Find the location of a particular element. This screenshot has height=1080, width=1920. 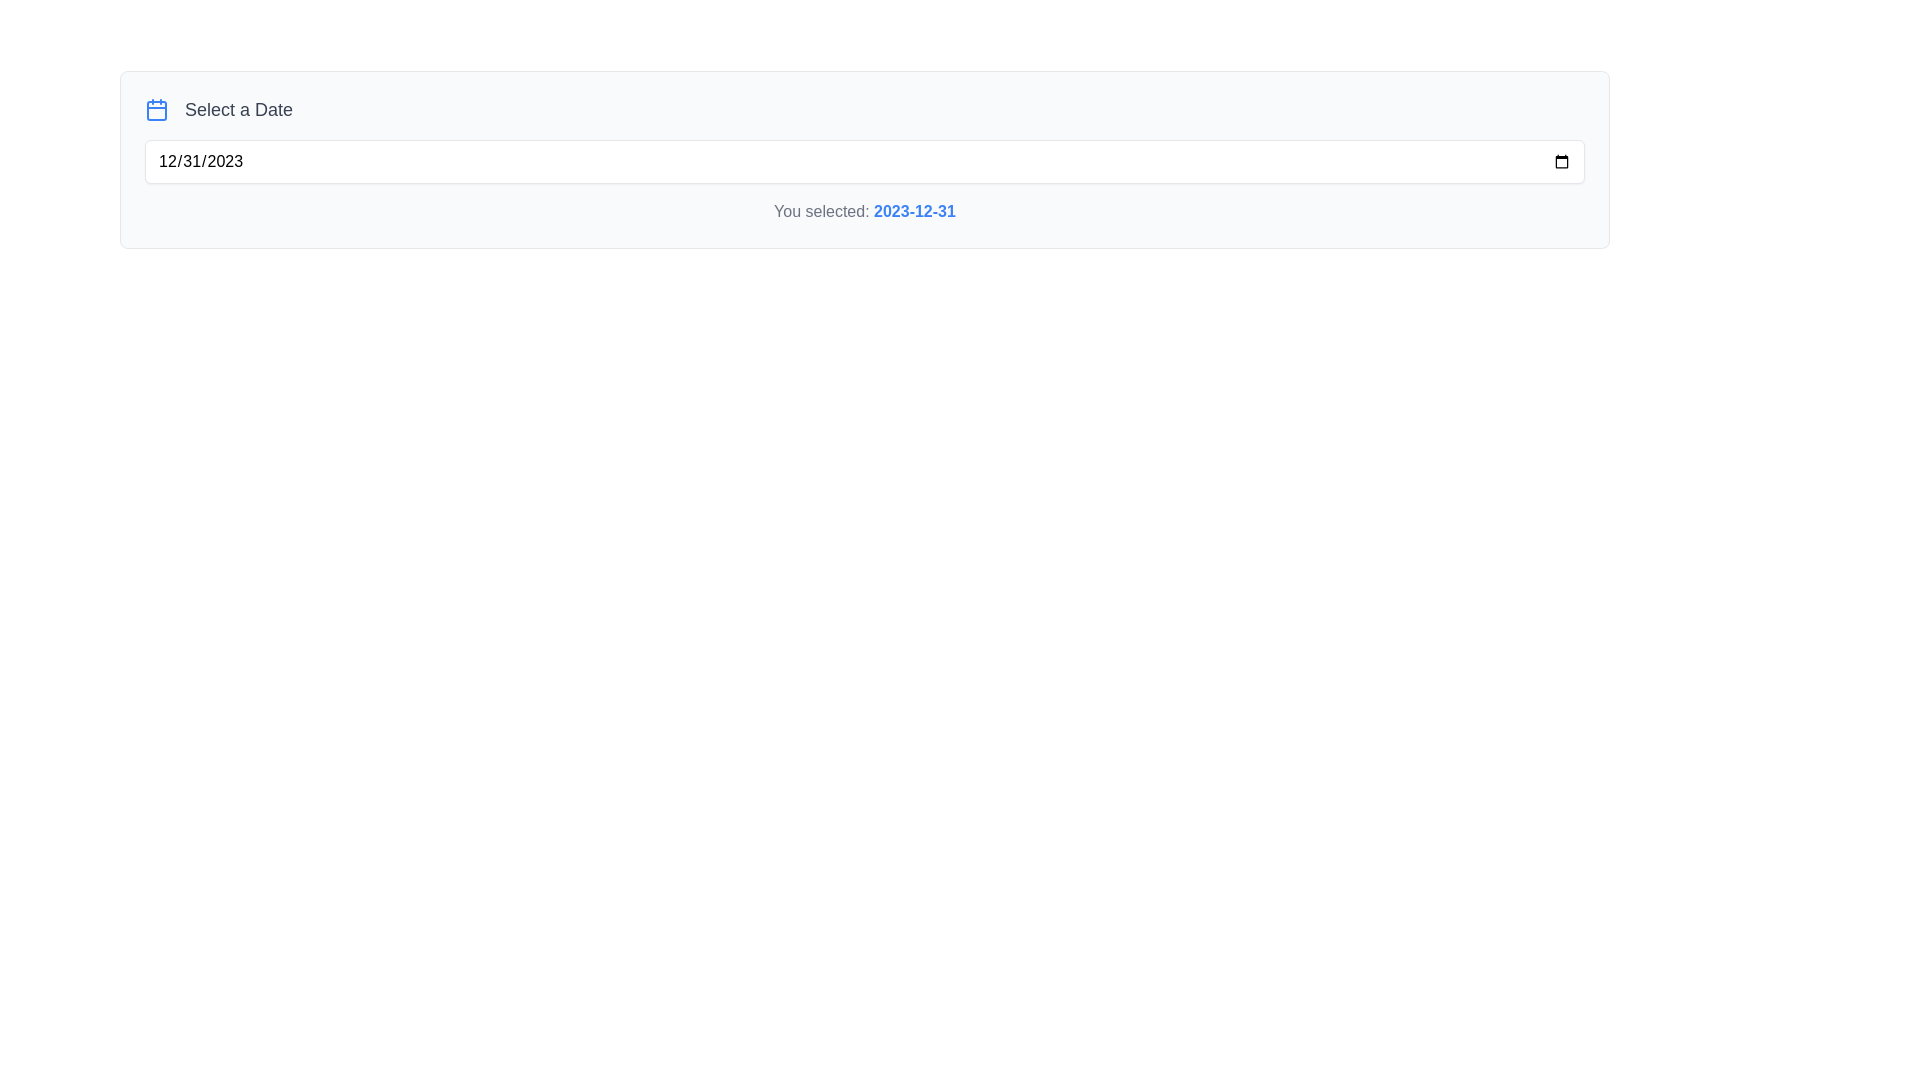

the static text display that shows the selected date, located to the right of 'You selected:' is located at coordinates (913, 211).